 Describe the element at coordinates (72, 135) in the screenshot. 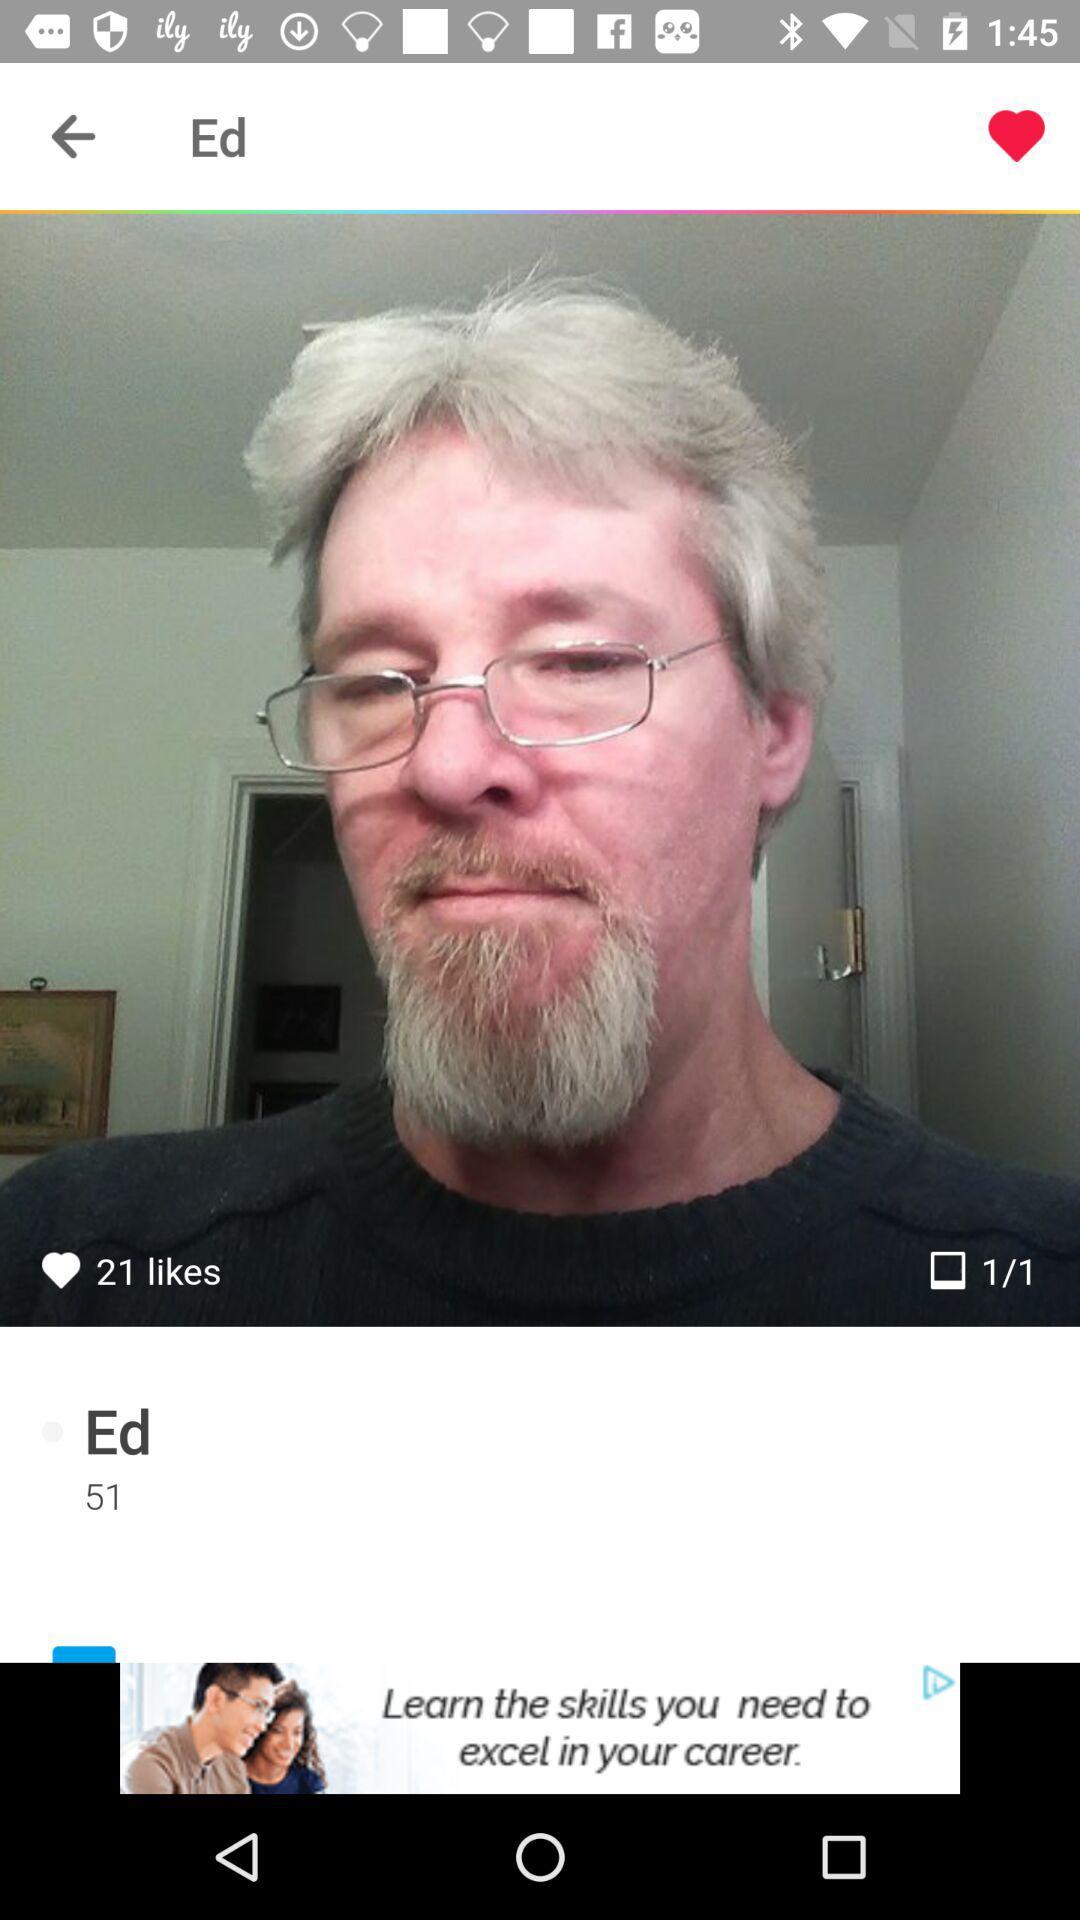

I see `go back` at that location.